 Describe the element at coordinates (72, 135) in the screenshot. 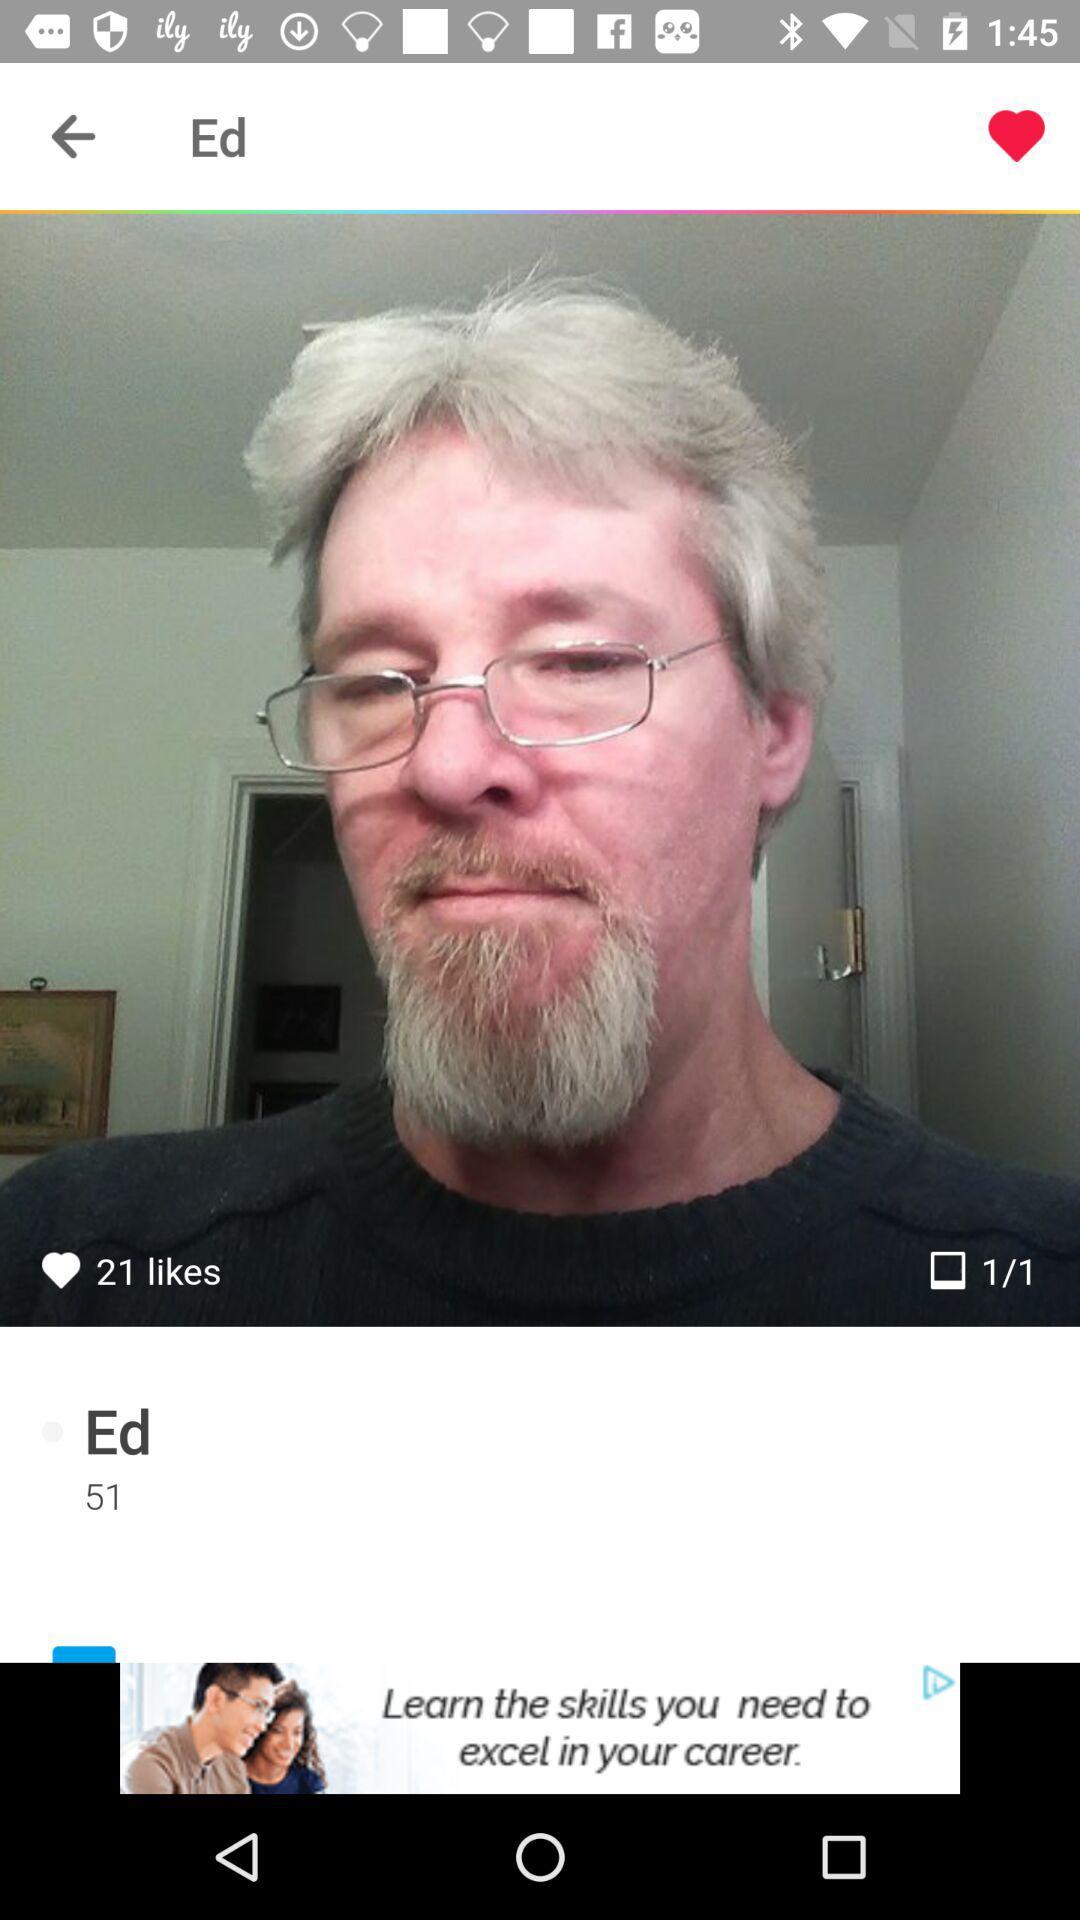

I see `go back` at that location.